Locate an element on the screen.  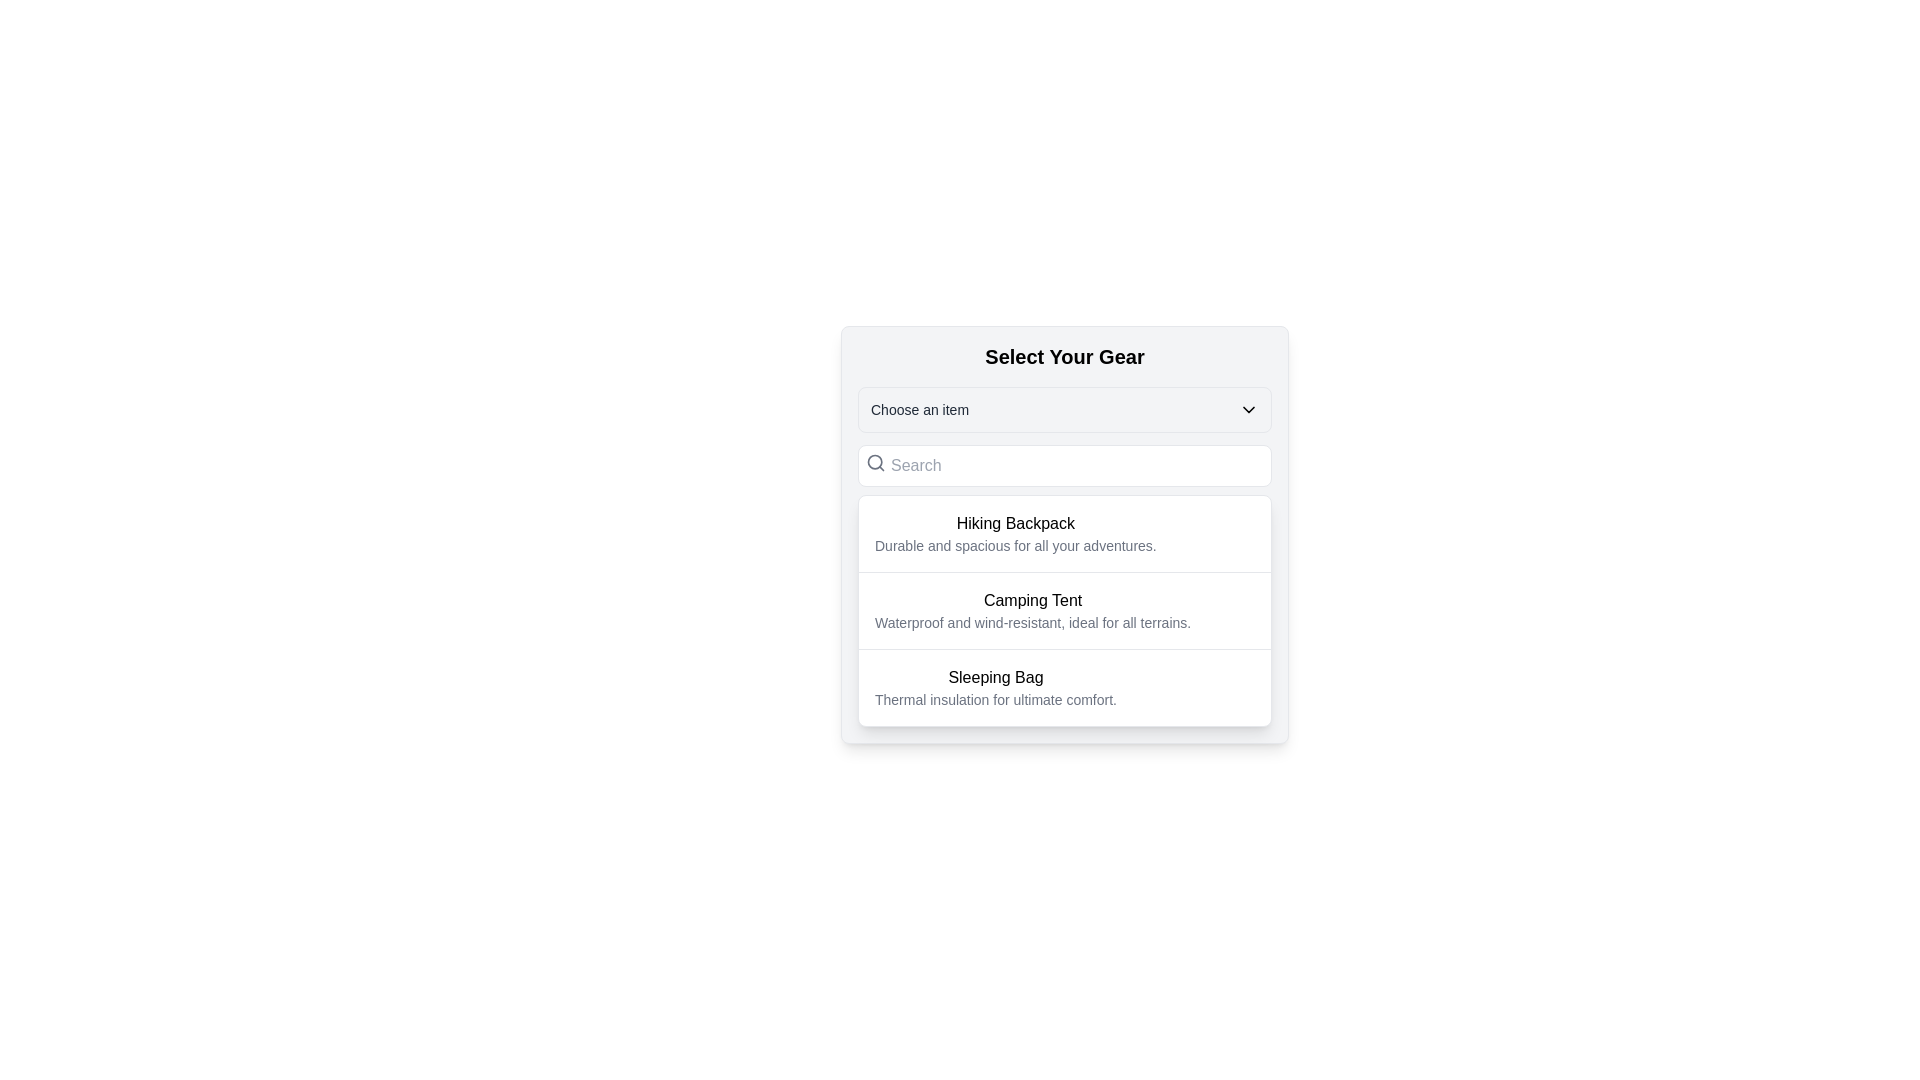
the label presenting the 'Camping Tent' item option in the dropdown panel is located at coordinates (1033, 609).